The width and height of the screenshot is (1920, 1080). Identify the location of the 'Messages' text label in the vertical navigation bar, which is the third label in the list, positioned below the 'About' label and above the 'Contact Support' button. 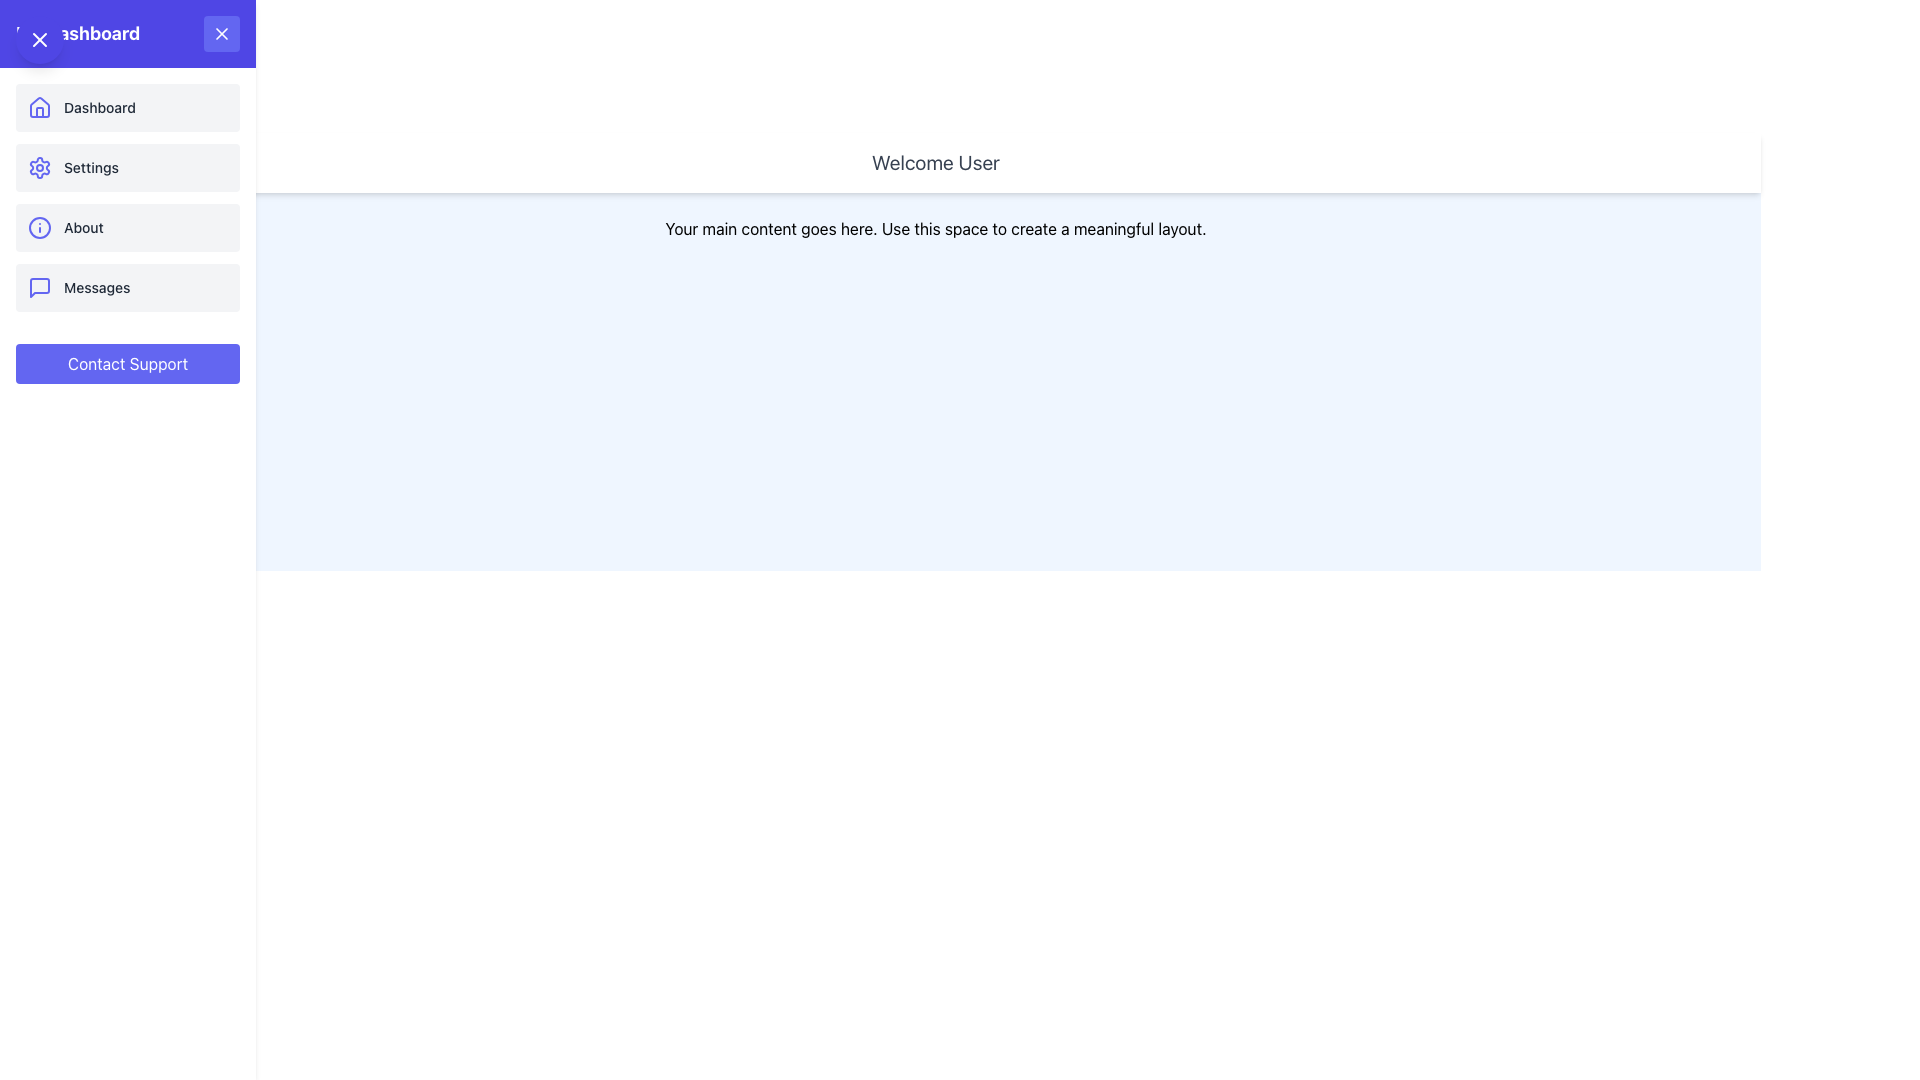
(96, 288).